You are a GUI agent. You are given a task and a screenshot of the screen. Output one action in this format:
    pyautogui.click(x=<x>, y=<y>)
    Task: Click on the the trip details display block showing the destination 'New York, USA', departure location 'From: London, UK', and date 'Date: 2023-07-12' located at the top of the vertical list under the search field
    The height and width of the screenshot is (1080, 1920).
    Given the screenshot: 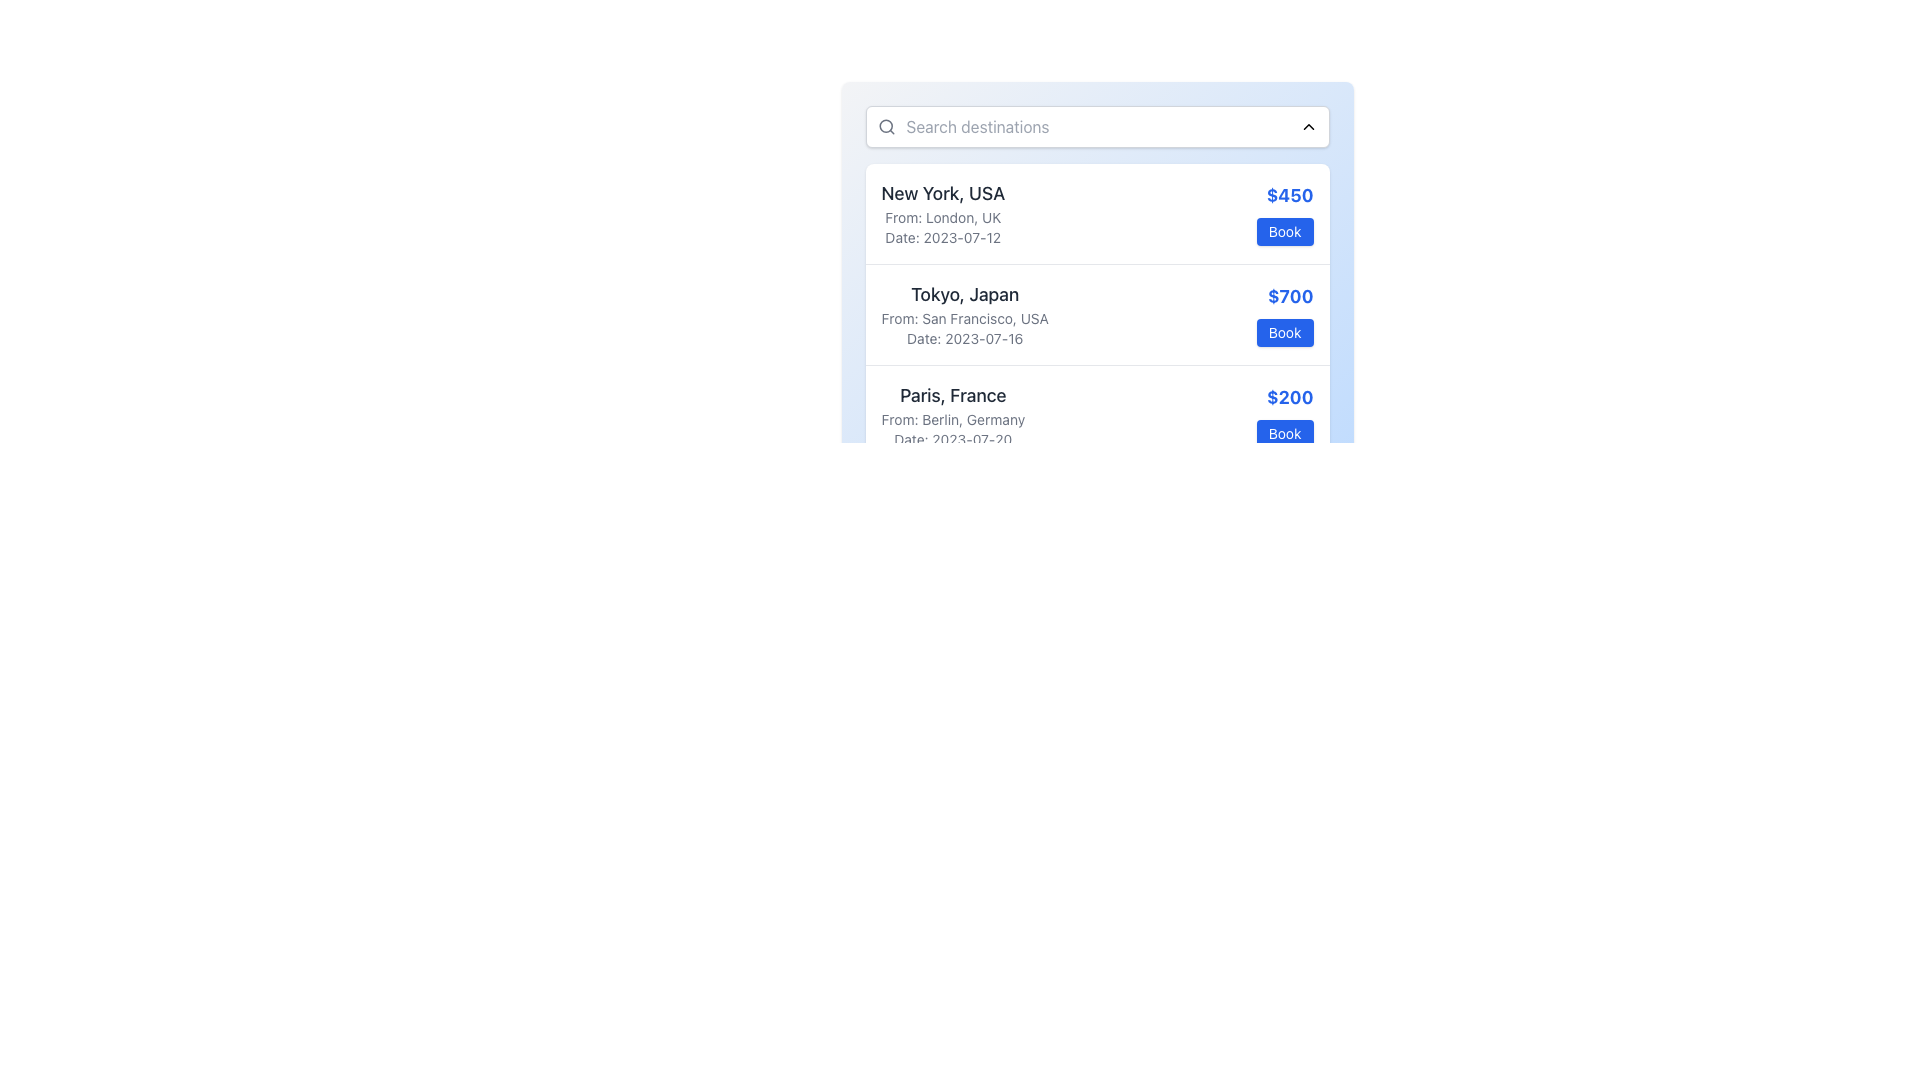 What is the action you would take?
    pyautogui.click(x=942, y=213)
    